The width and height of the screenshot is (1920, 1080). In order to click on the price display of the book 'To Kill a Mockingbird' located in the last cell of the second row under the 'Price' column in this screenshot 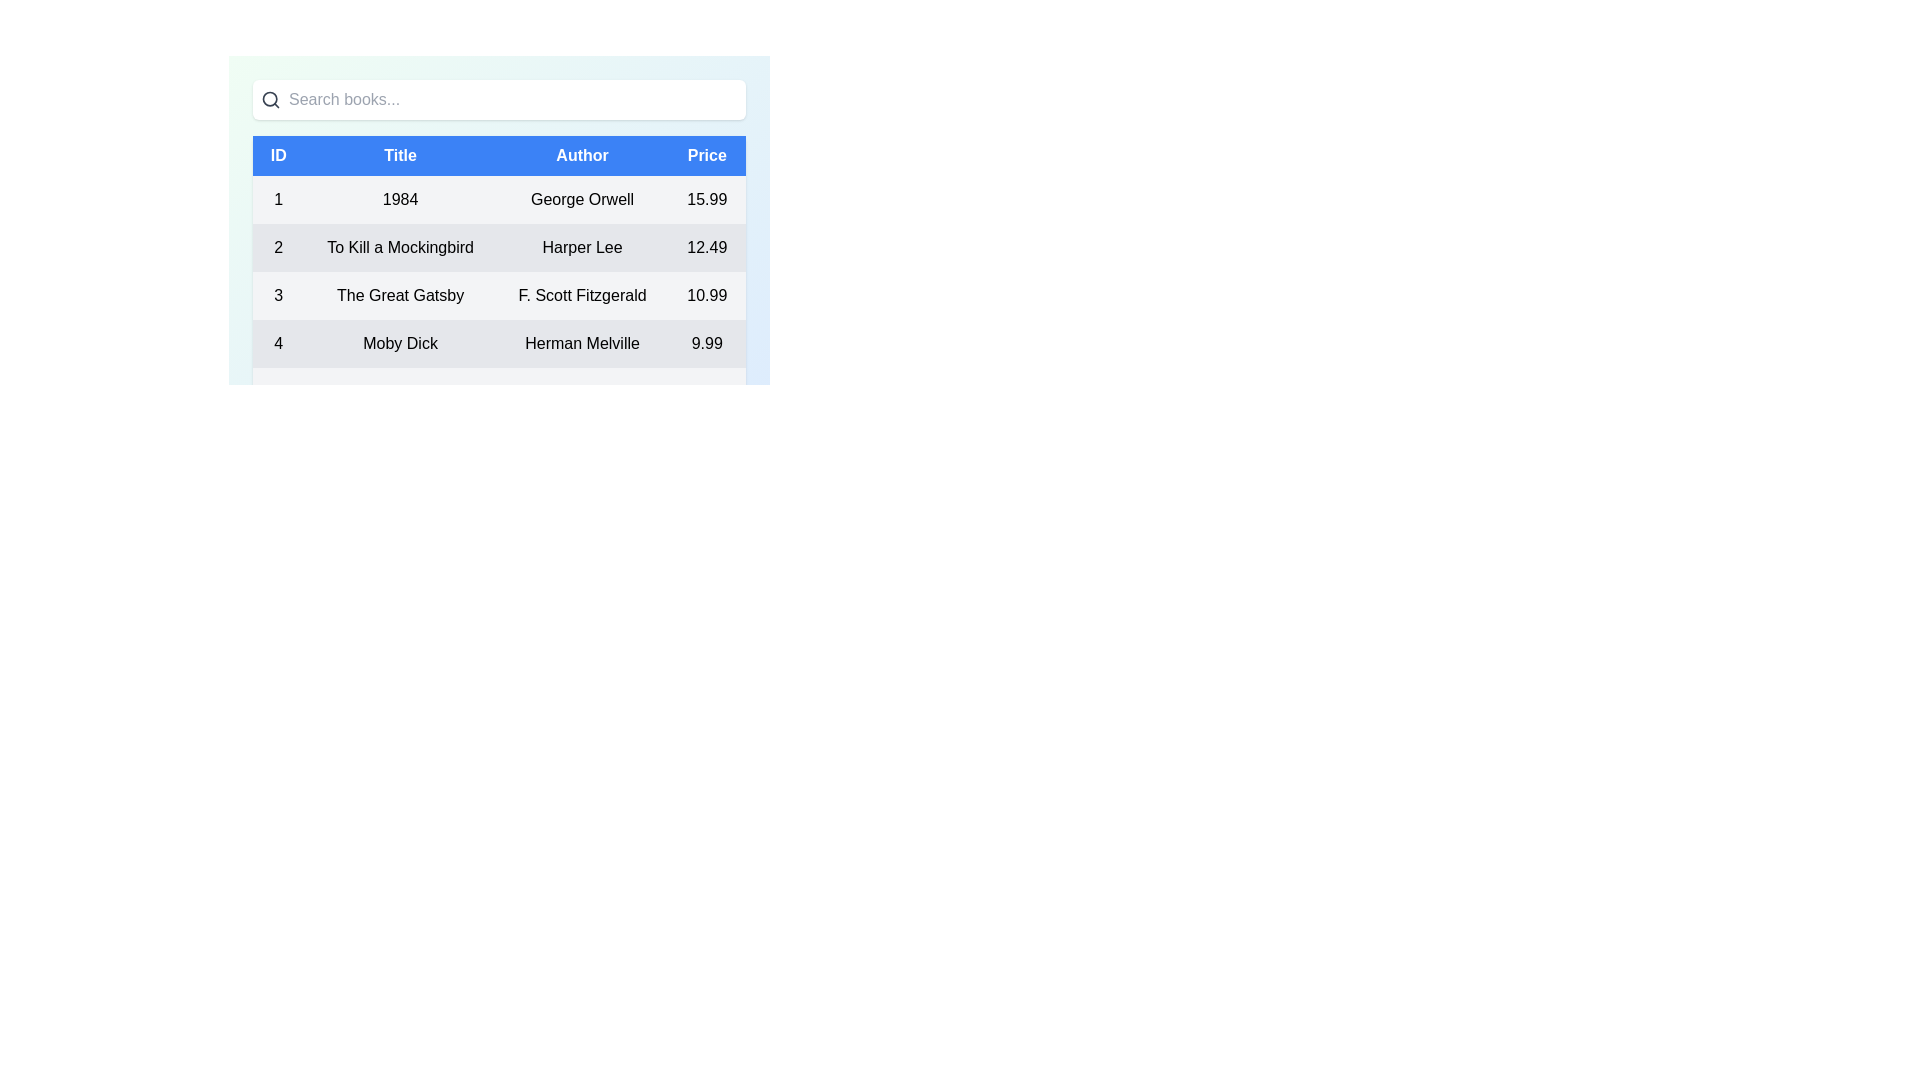, I will do `click(707, 246)`.